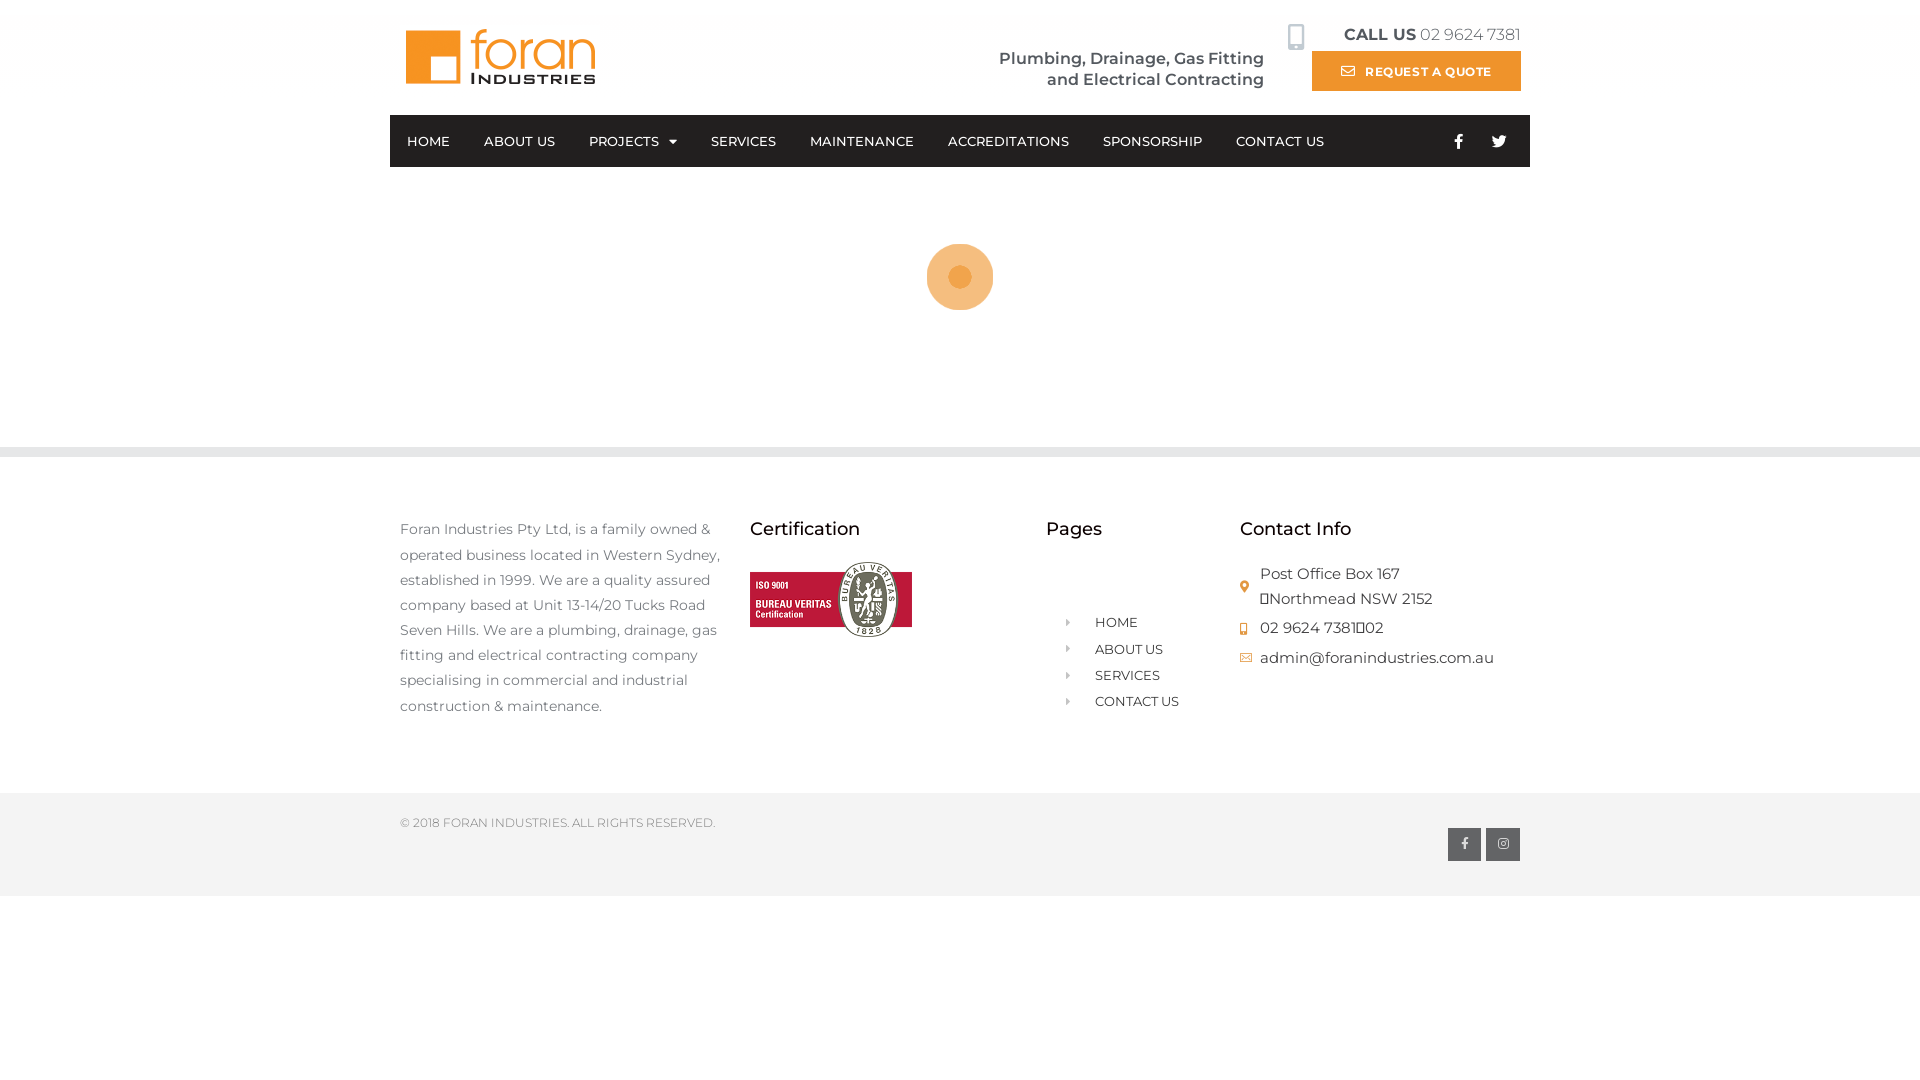 The image size is (1920, 1080). What do you see at coordinates (632, 140) in the screenshot?
I see `'PROJECTS'` at bounding box center [632, 140].